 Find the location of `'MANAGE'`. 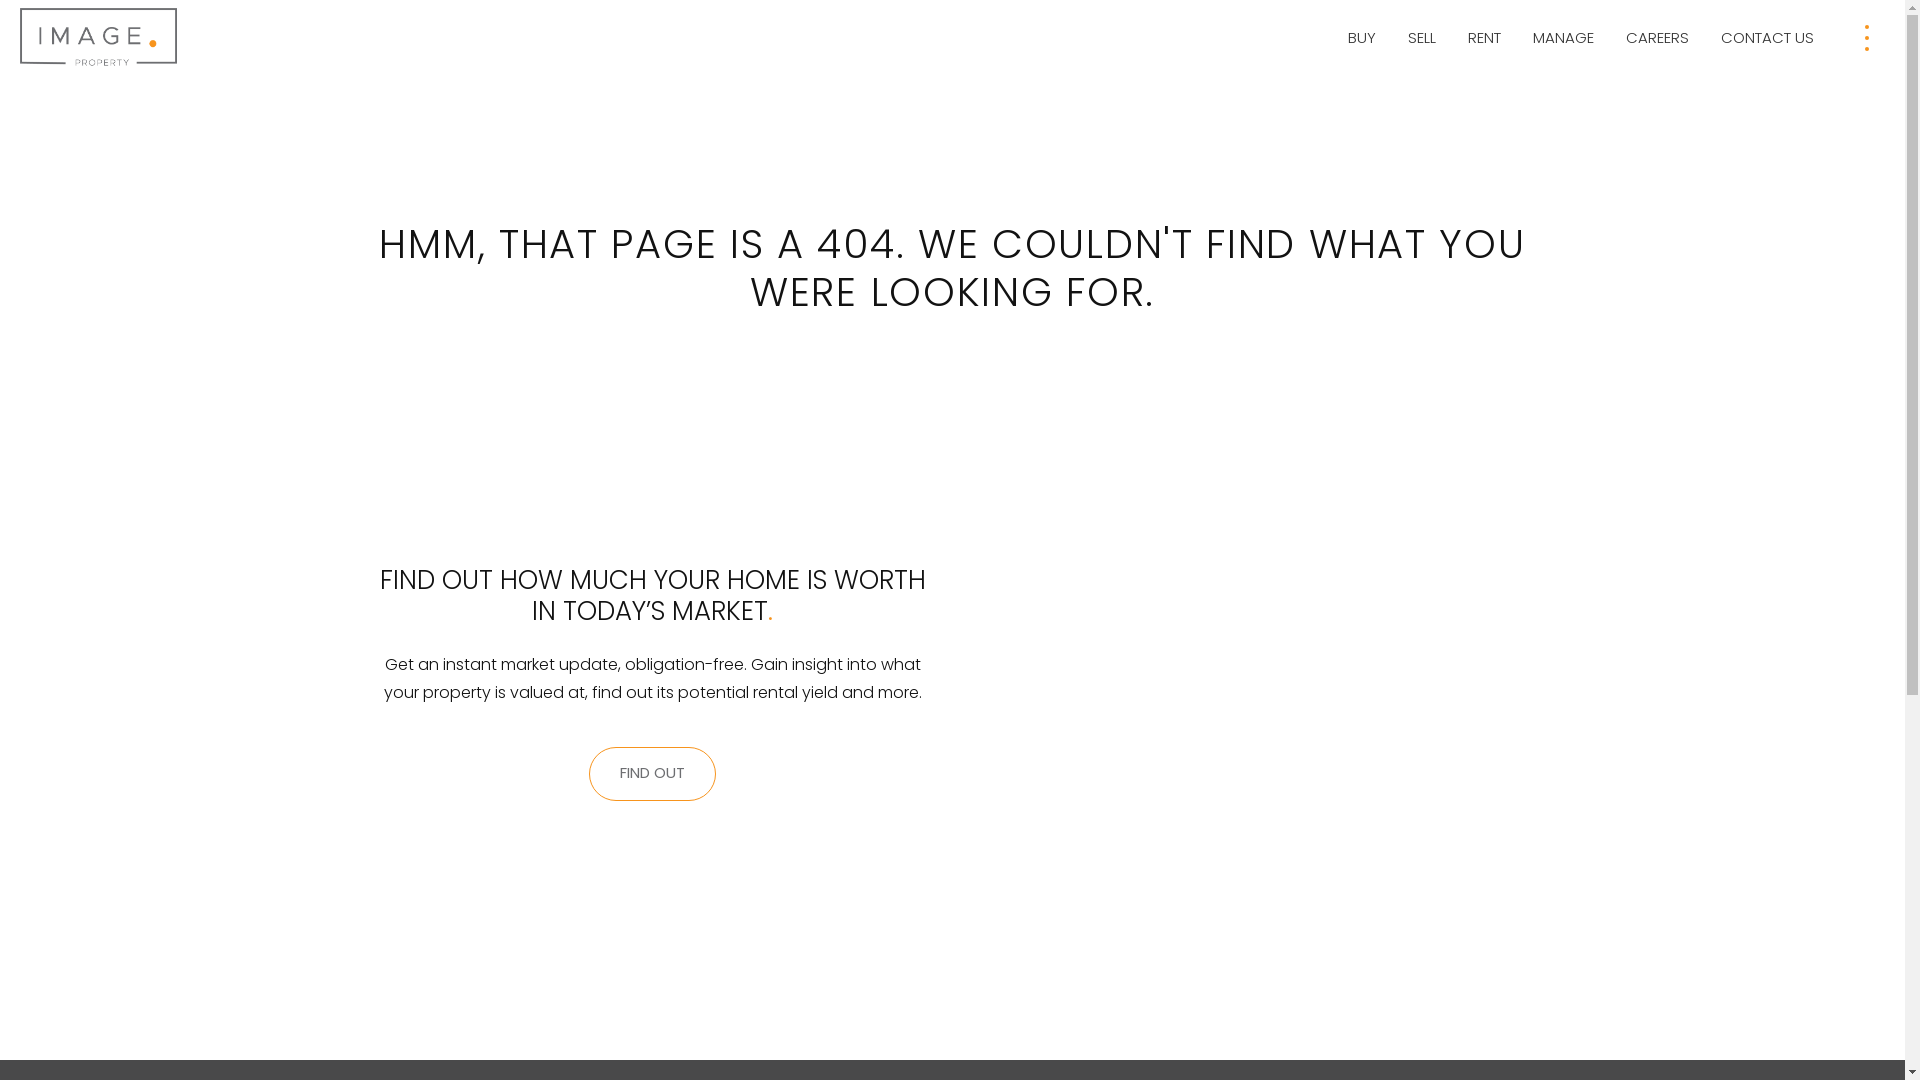

'MANAGE' is located at coordinates (1562, 38).